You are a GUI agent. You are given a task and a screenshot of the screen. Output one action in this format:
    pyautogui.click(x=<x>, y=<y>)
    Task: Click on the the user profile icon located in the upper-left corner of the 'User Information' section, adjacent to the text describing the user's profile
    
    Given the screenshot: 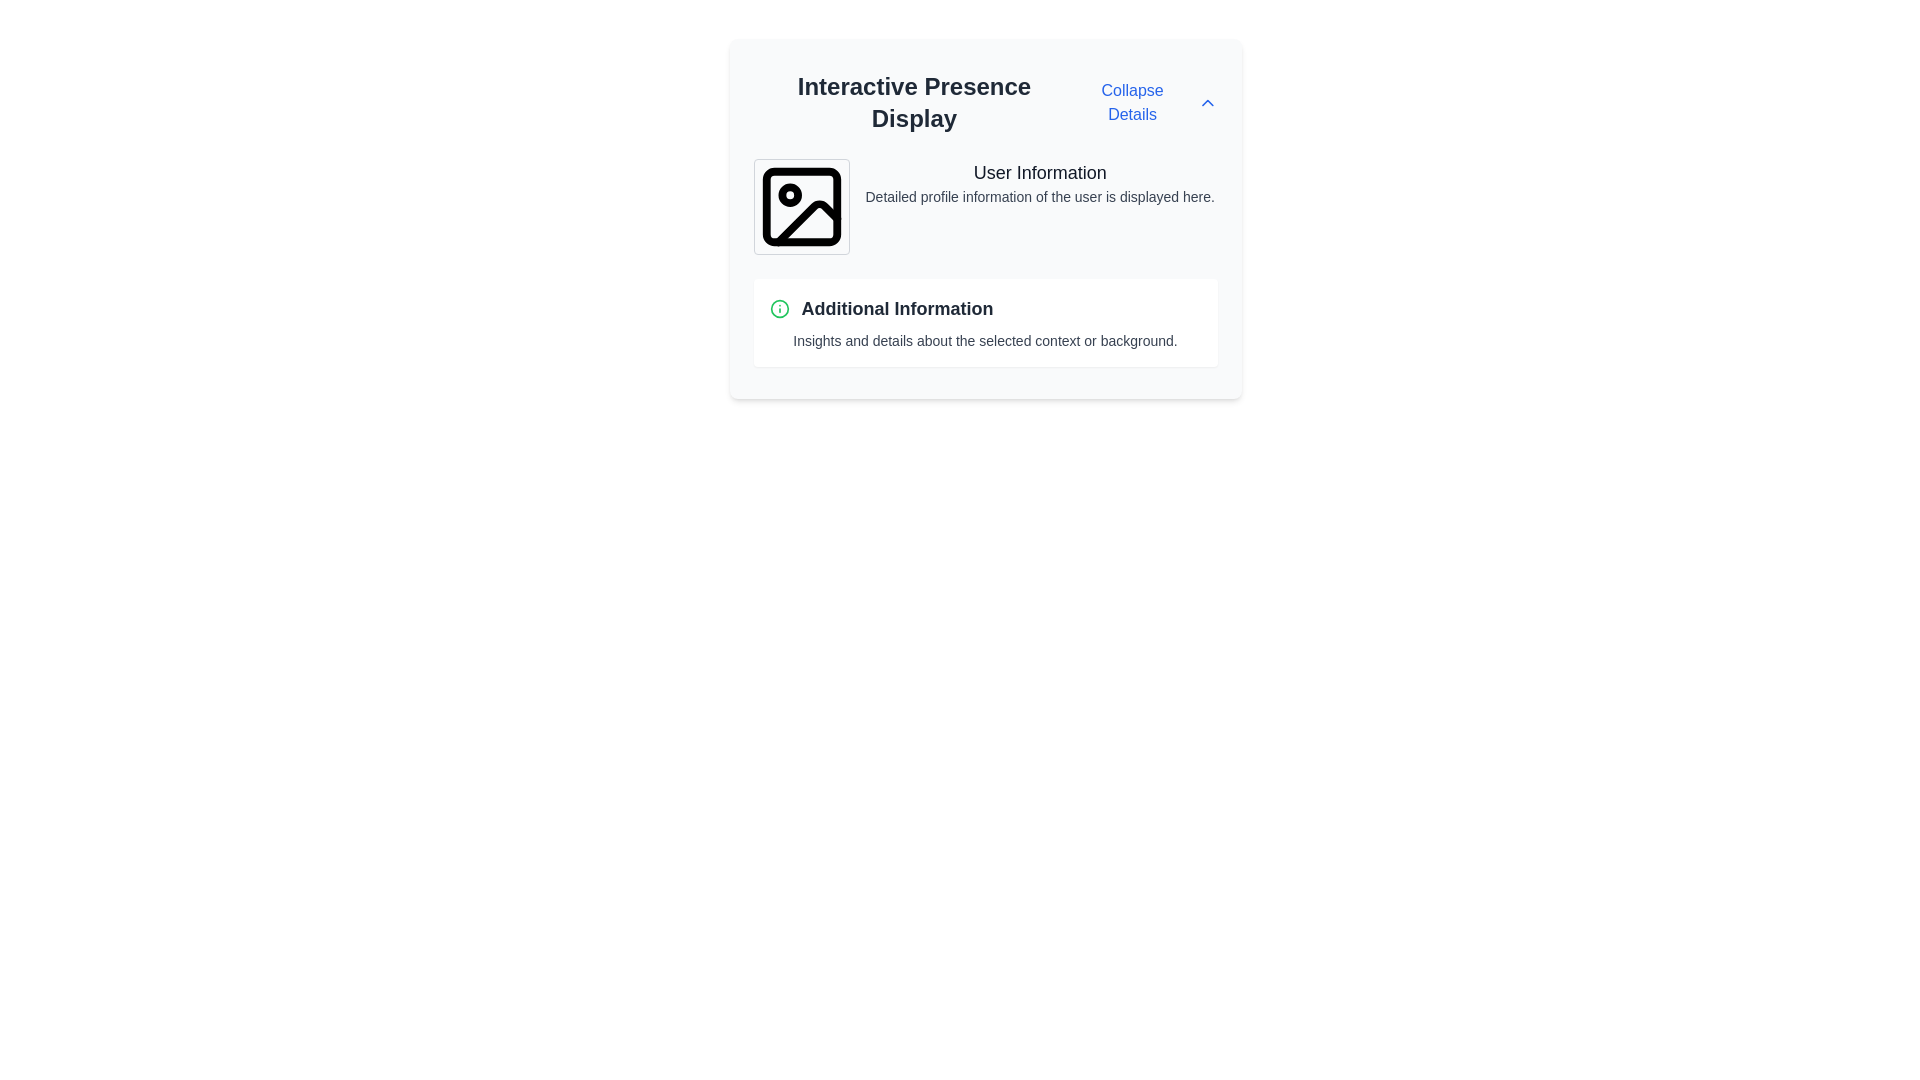 What is the action you would take?
    pyautogui.click(x=801, y=207)
    